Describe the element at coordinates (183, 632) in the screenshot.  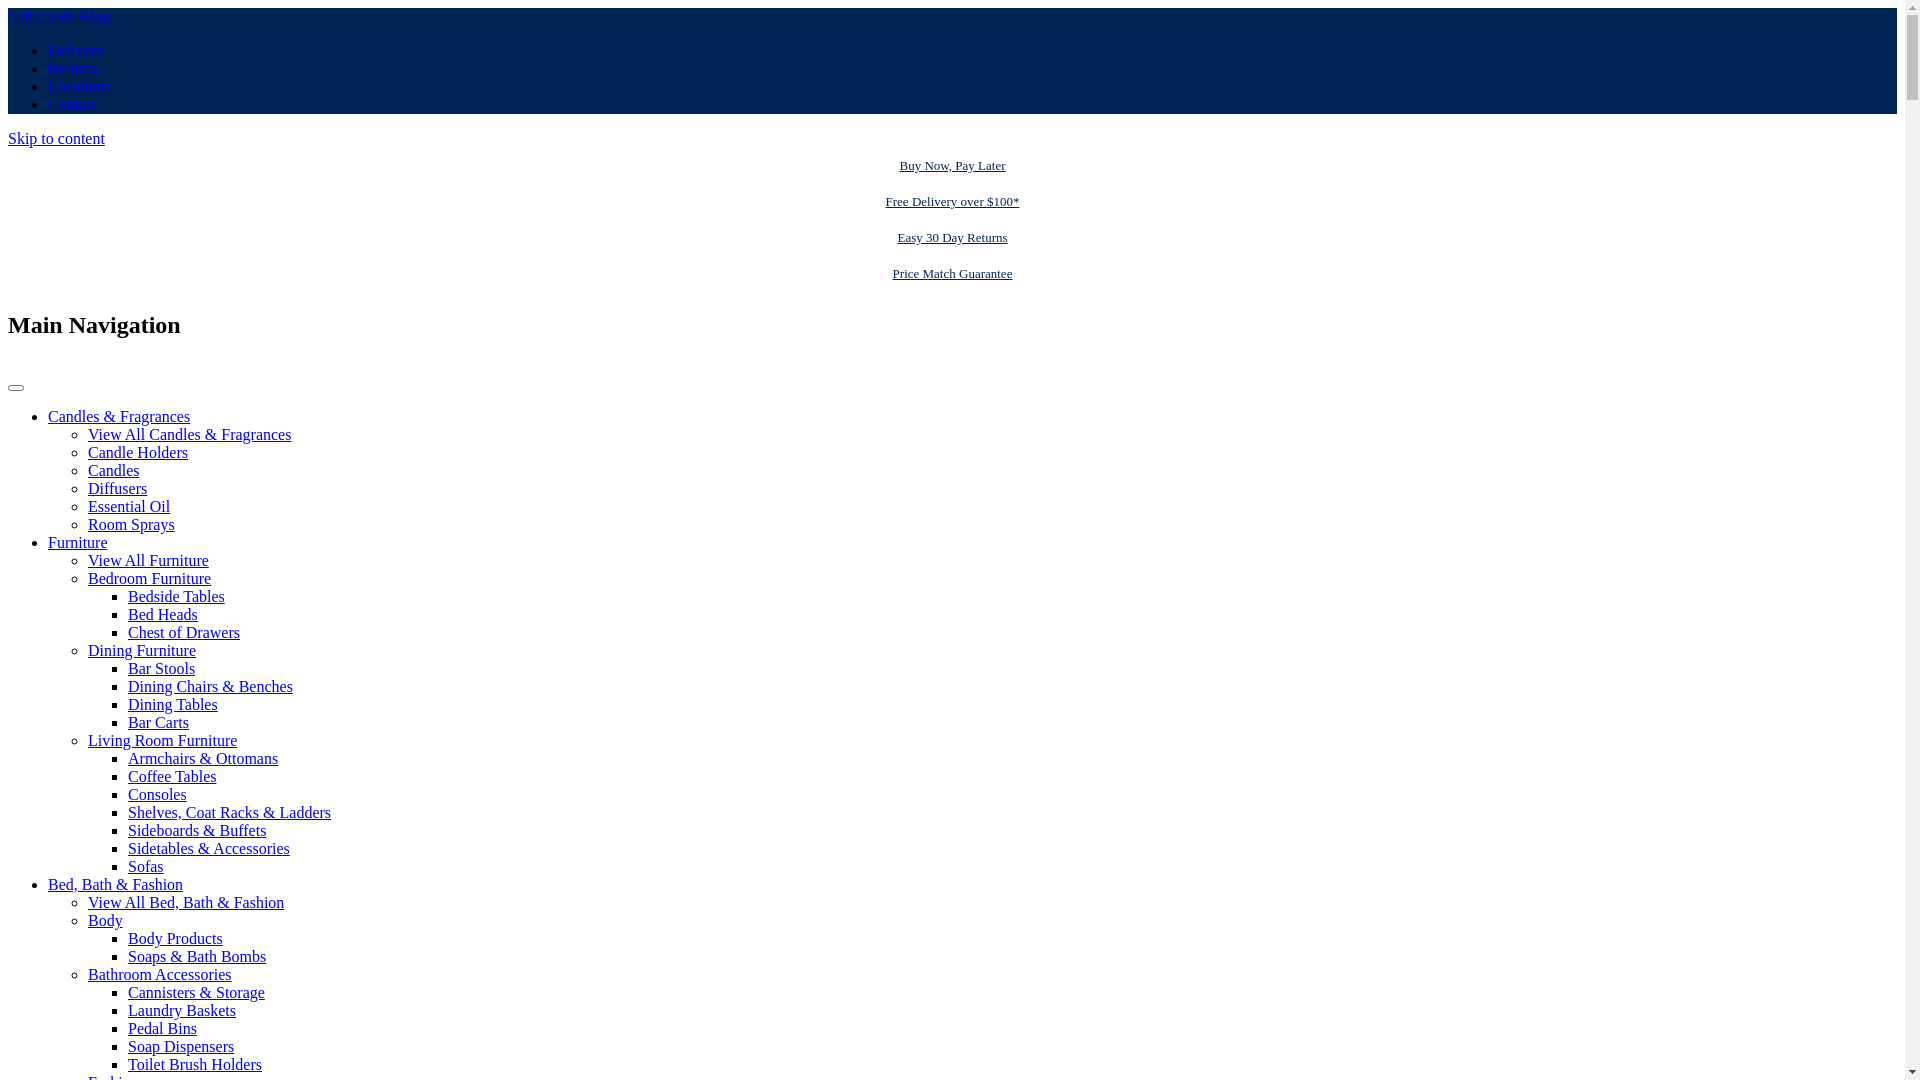
I see `'Chest of Drawers'` at that location.